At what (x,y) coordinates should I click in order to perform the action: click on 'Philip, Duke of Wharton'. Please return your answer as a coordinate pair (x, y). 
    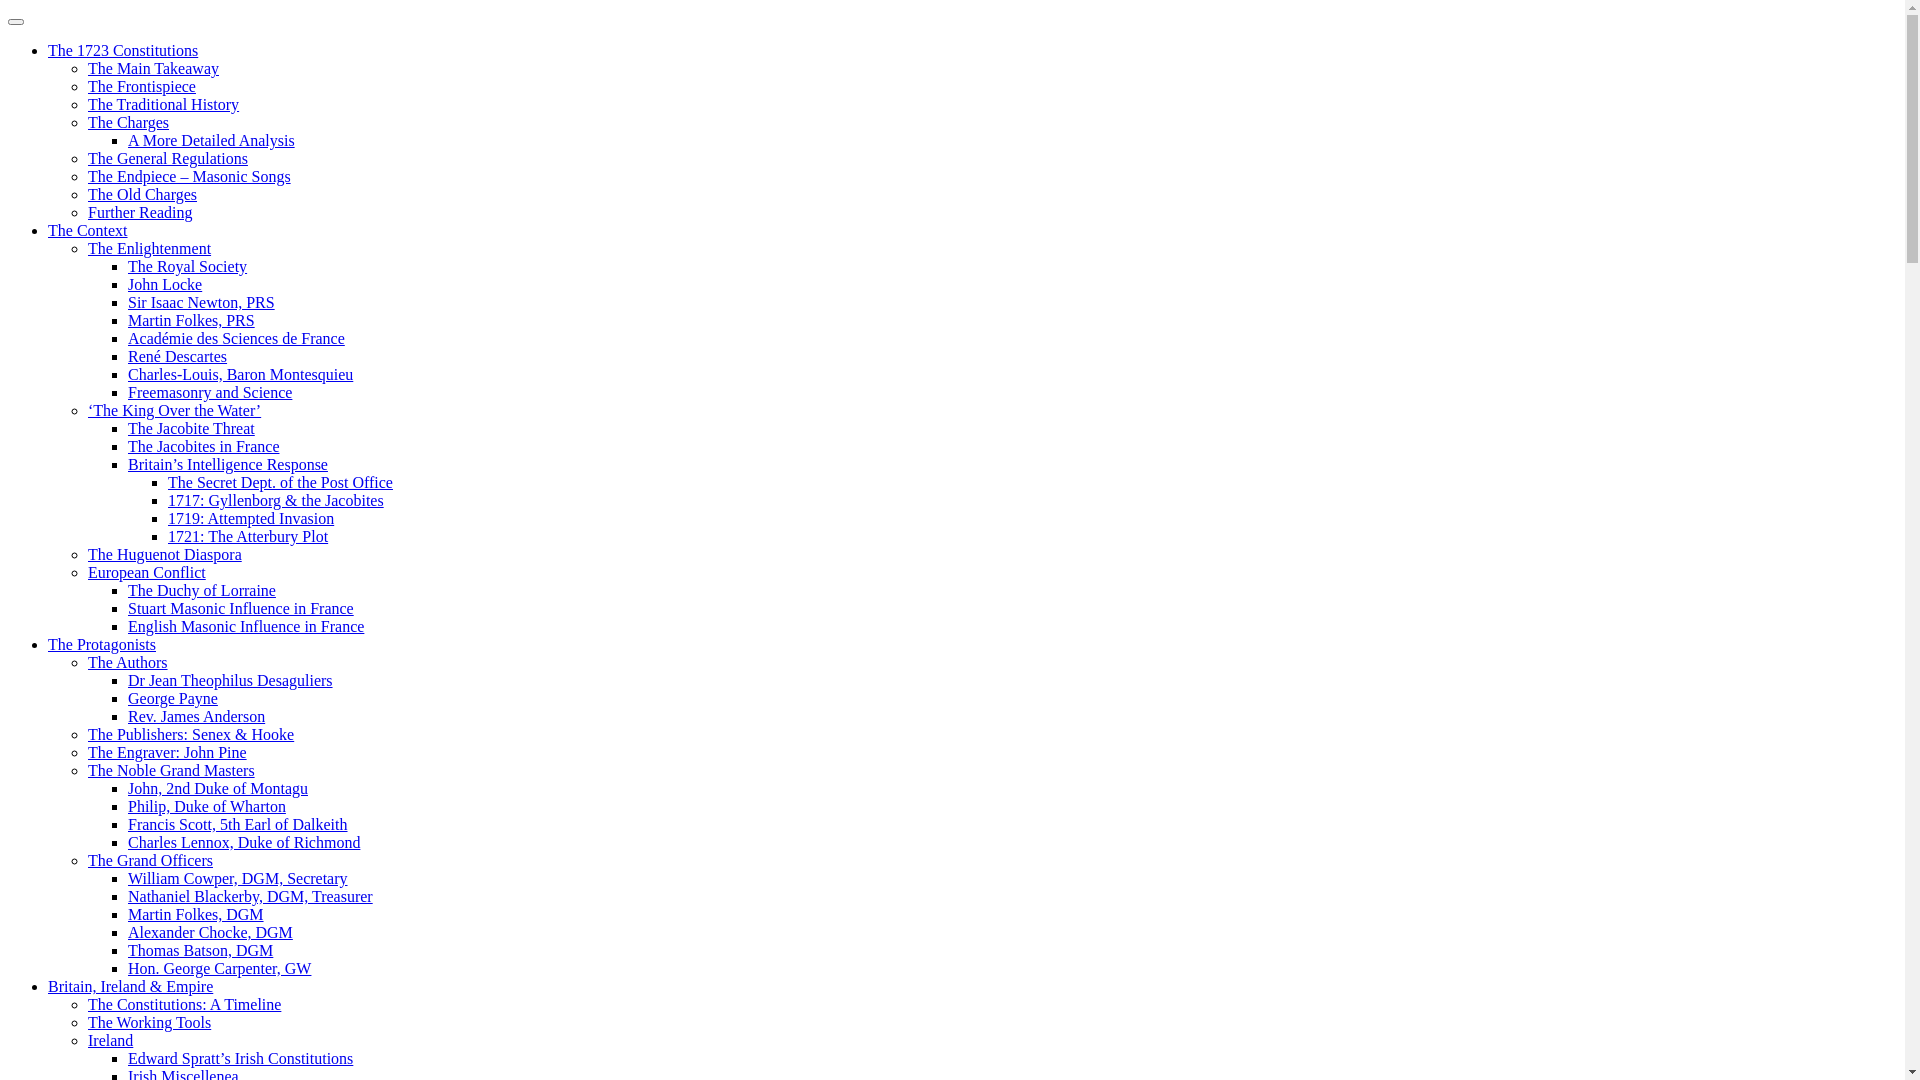
    Looking at the image, I should click on (206, 805).